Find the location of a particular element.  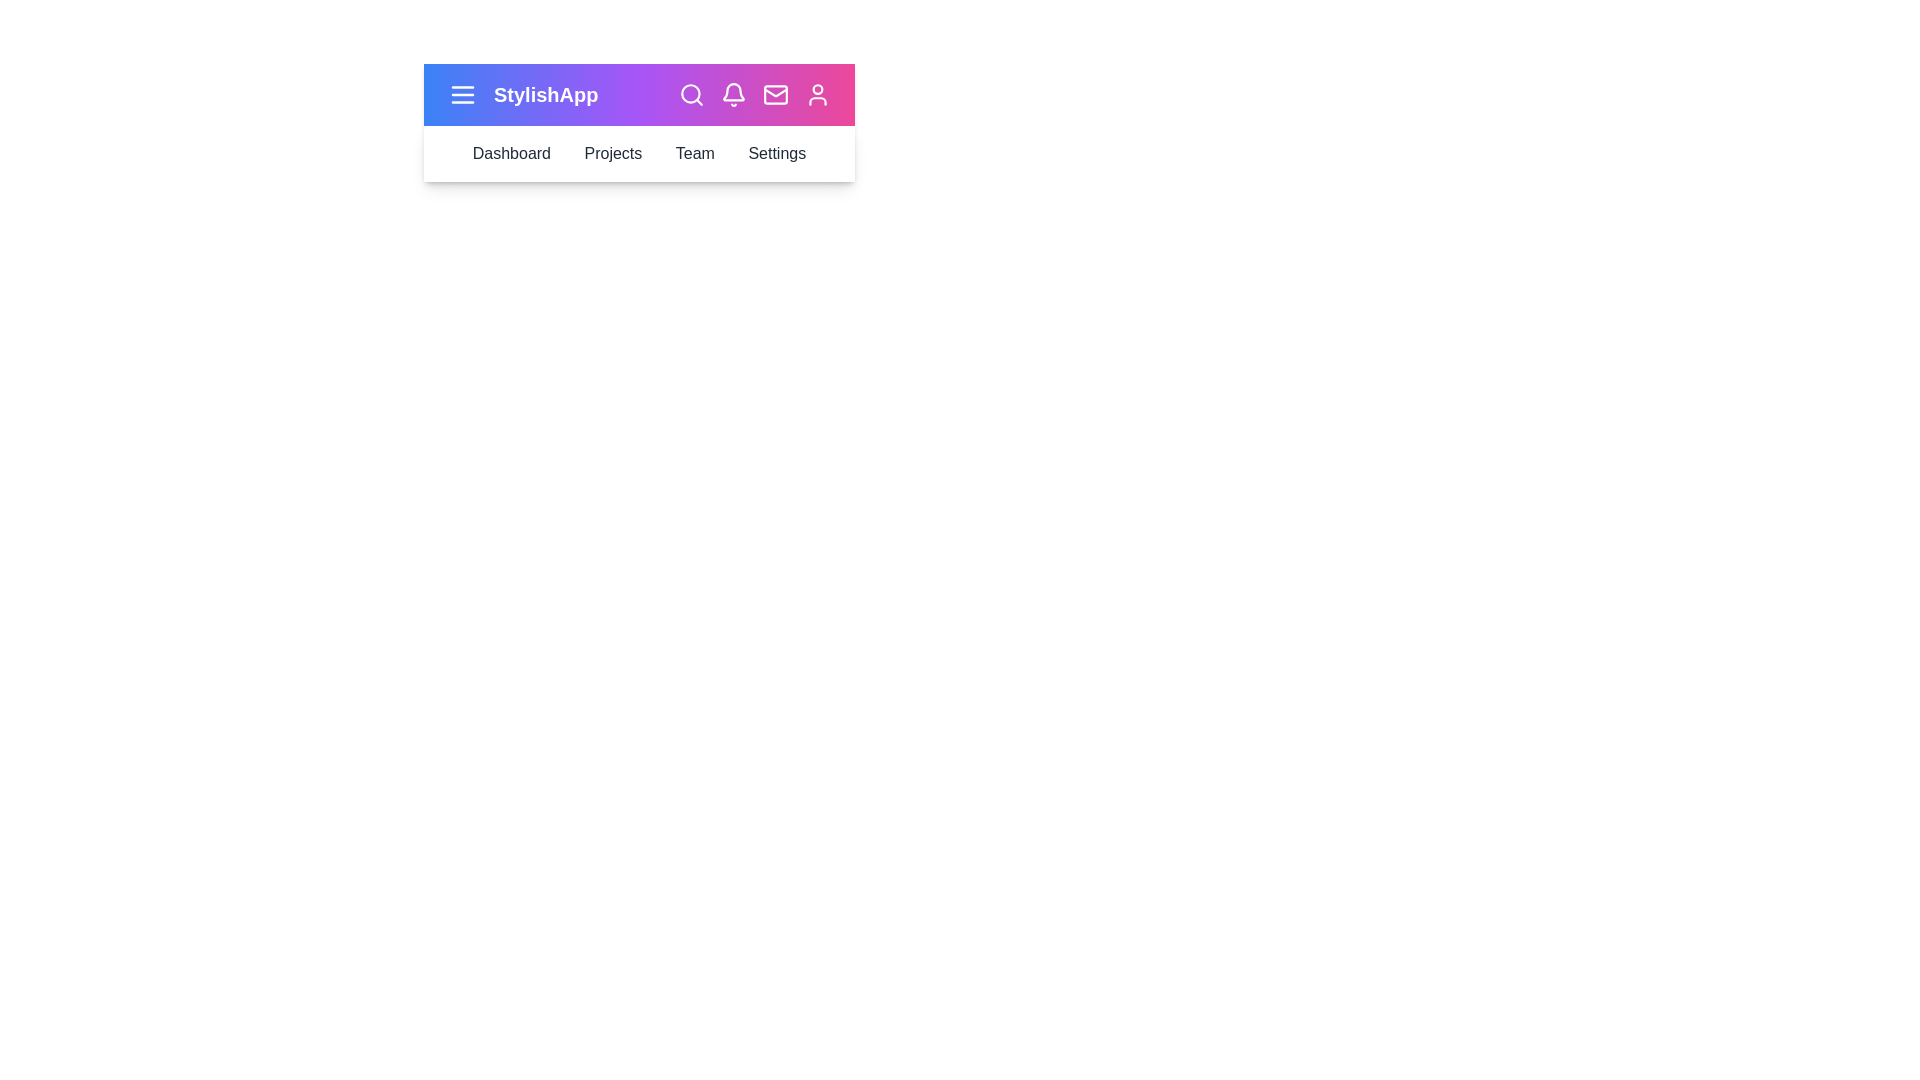

the 'Settings' button in the navigation bar is located at coordinates (776, 153).